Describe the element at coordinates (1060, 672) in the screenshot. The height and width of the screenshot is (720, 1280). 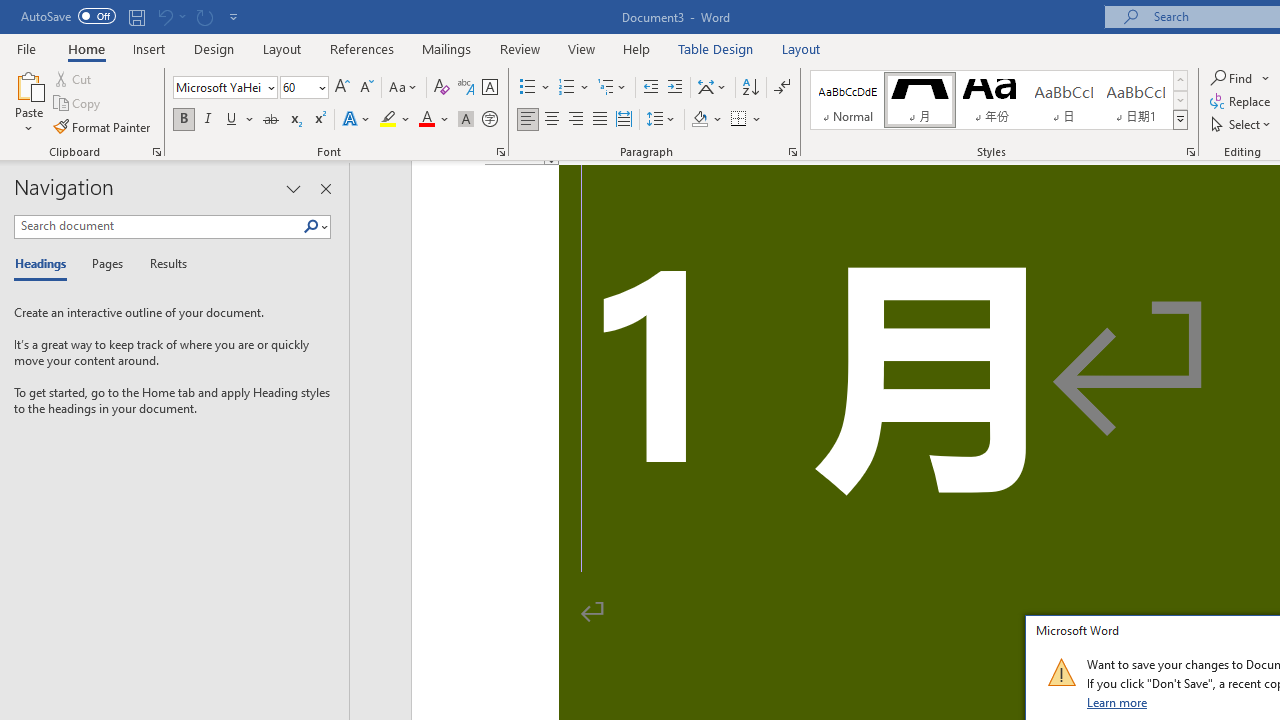
I see `'Class: NetUIImage'` at that location.